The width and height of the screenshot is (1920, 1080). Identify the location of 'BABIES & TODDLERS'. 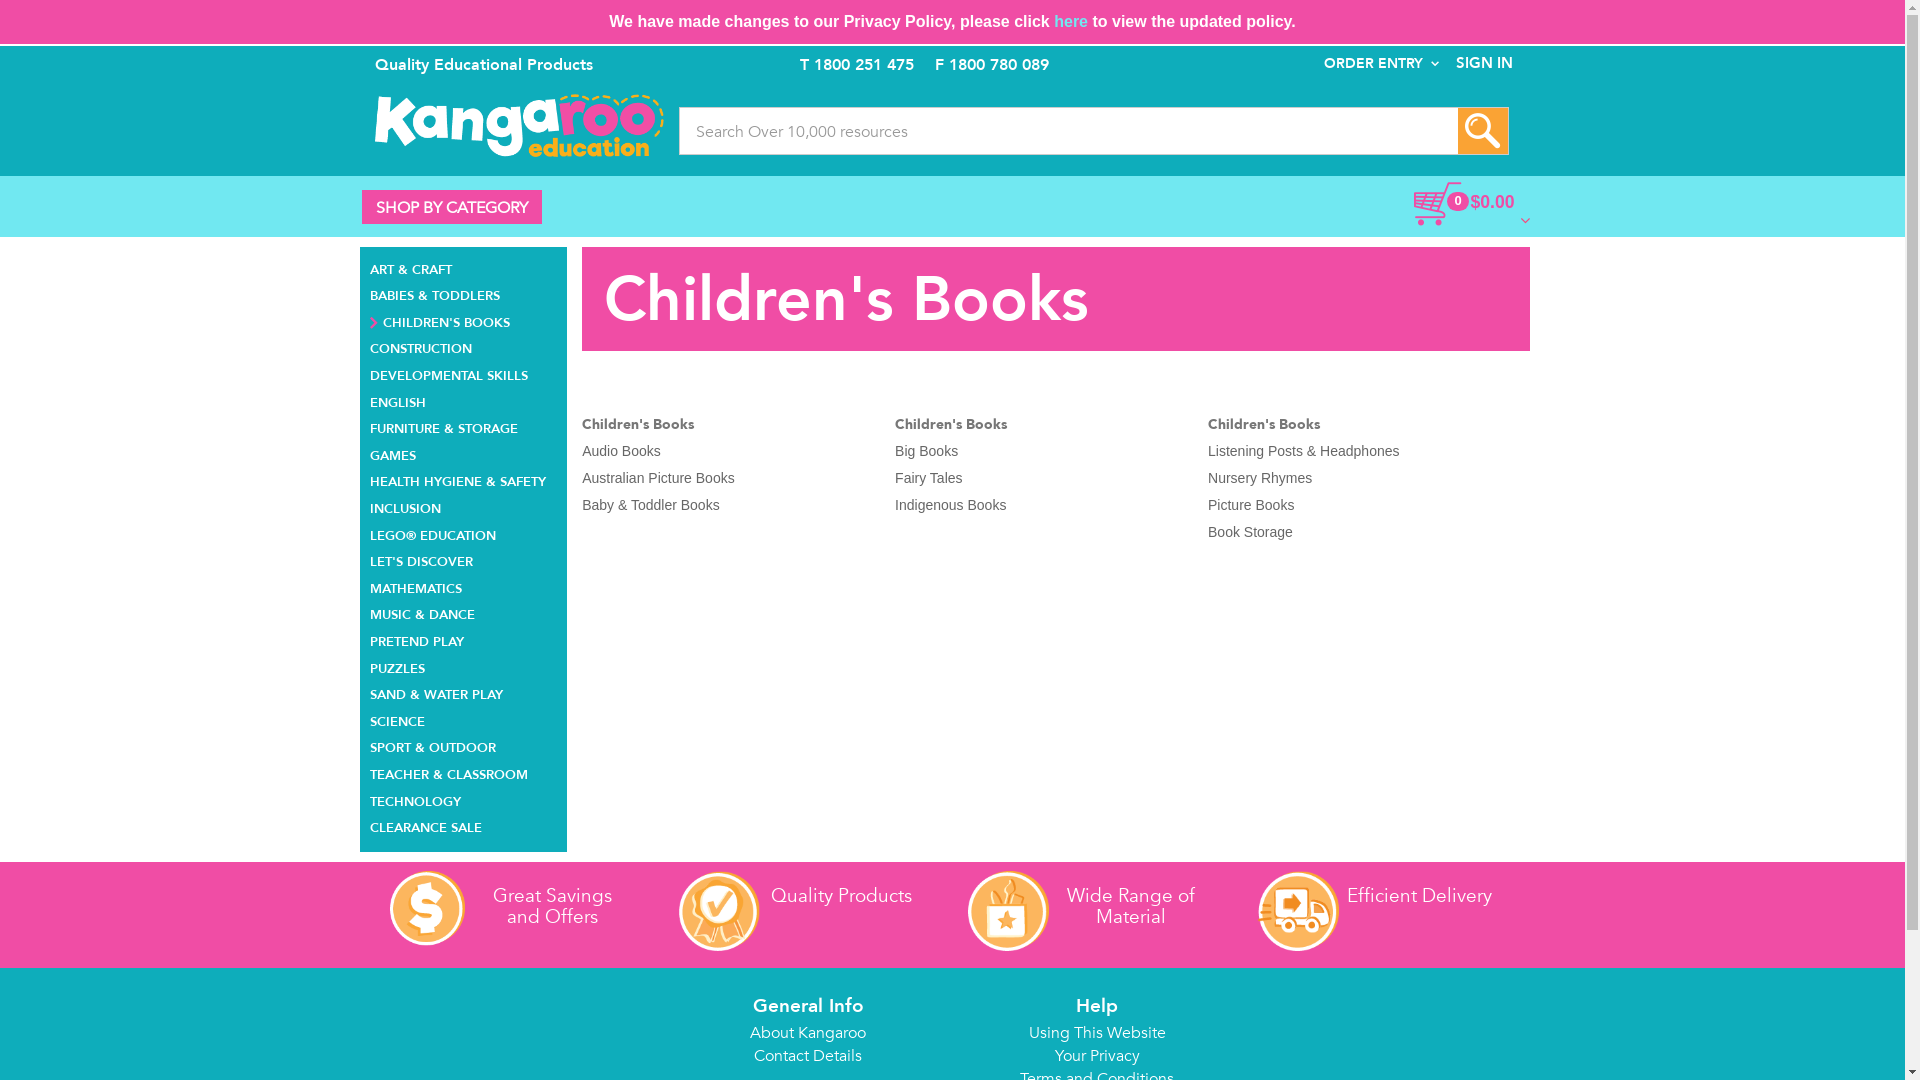
(434, 293).